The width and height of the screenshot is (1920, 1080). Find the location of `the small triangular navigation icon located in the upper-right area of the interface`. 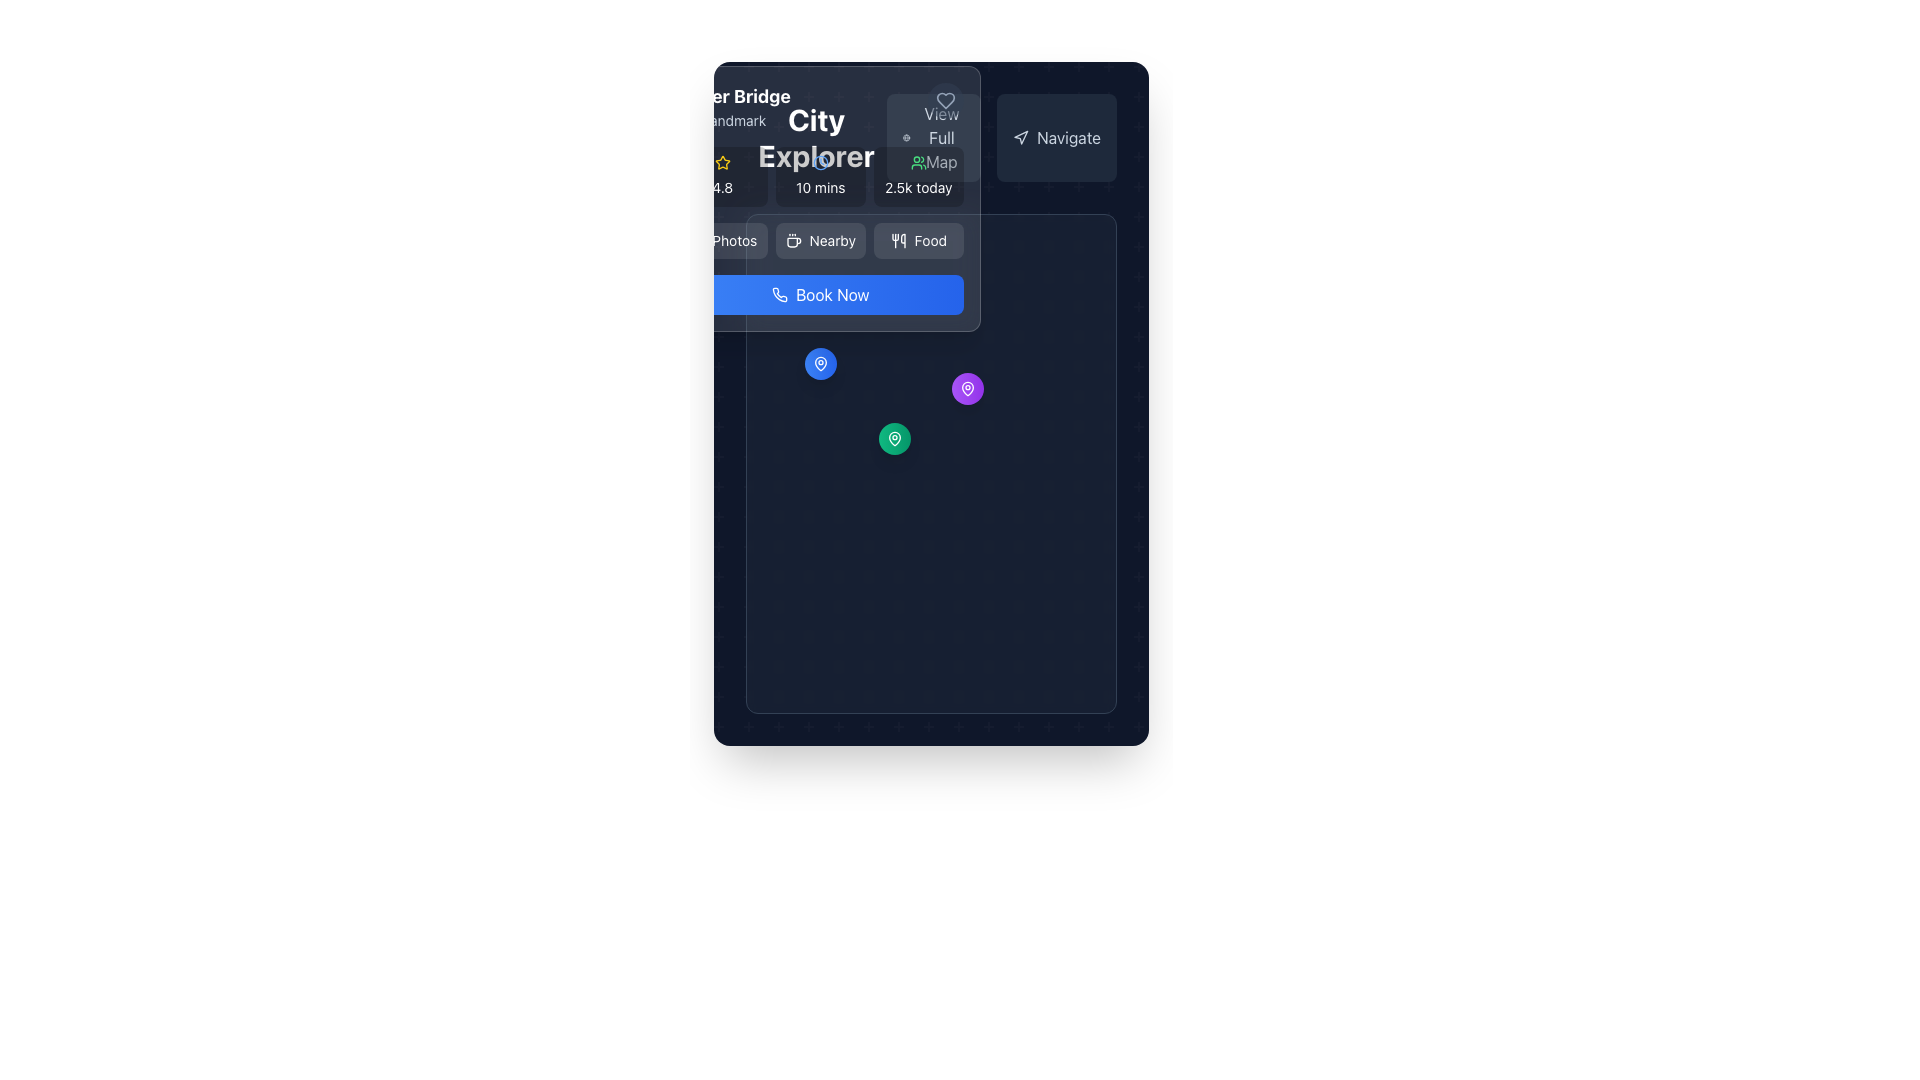

the small triangular navigation icon located in the upper-right area of the interface is located at coordinates (1021, 136).